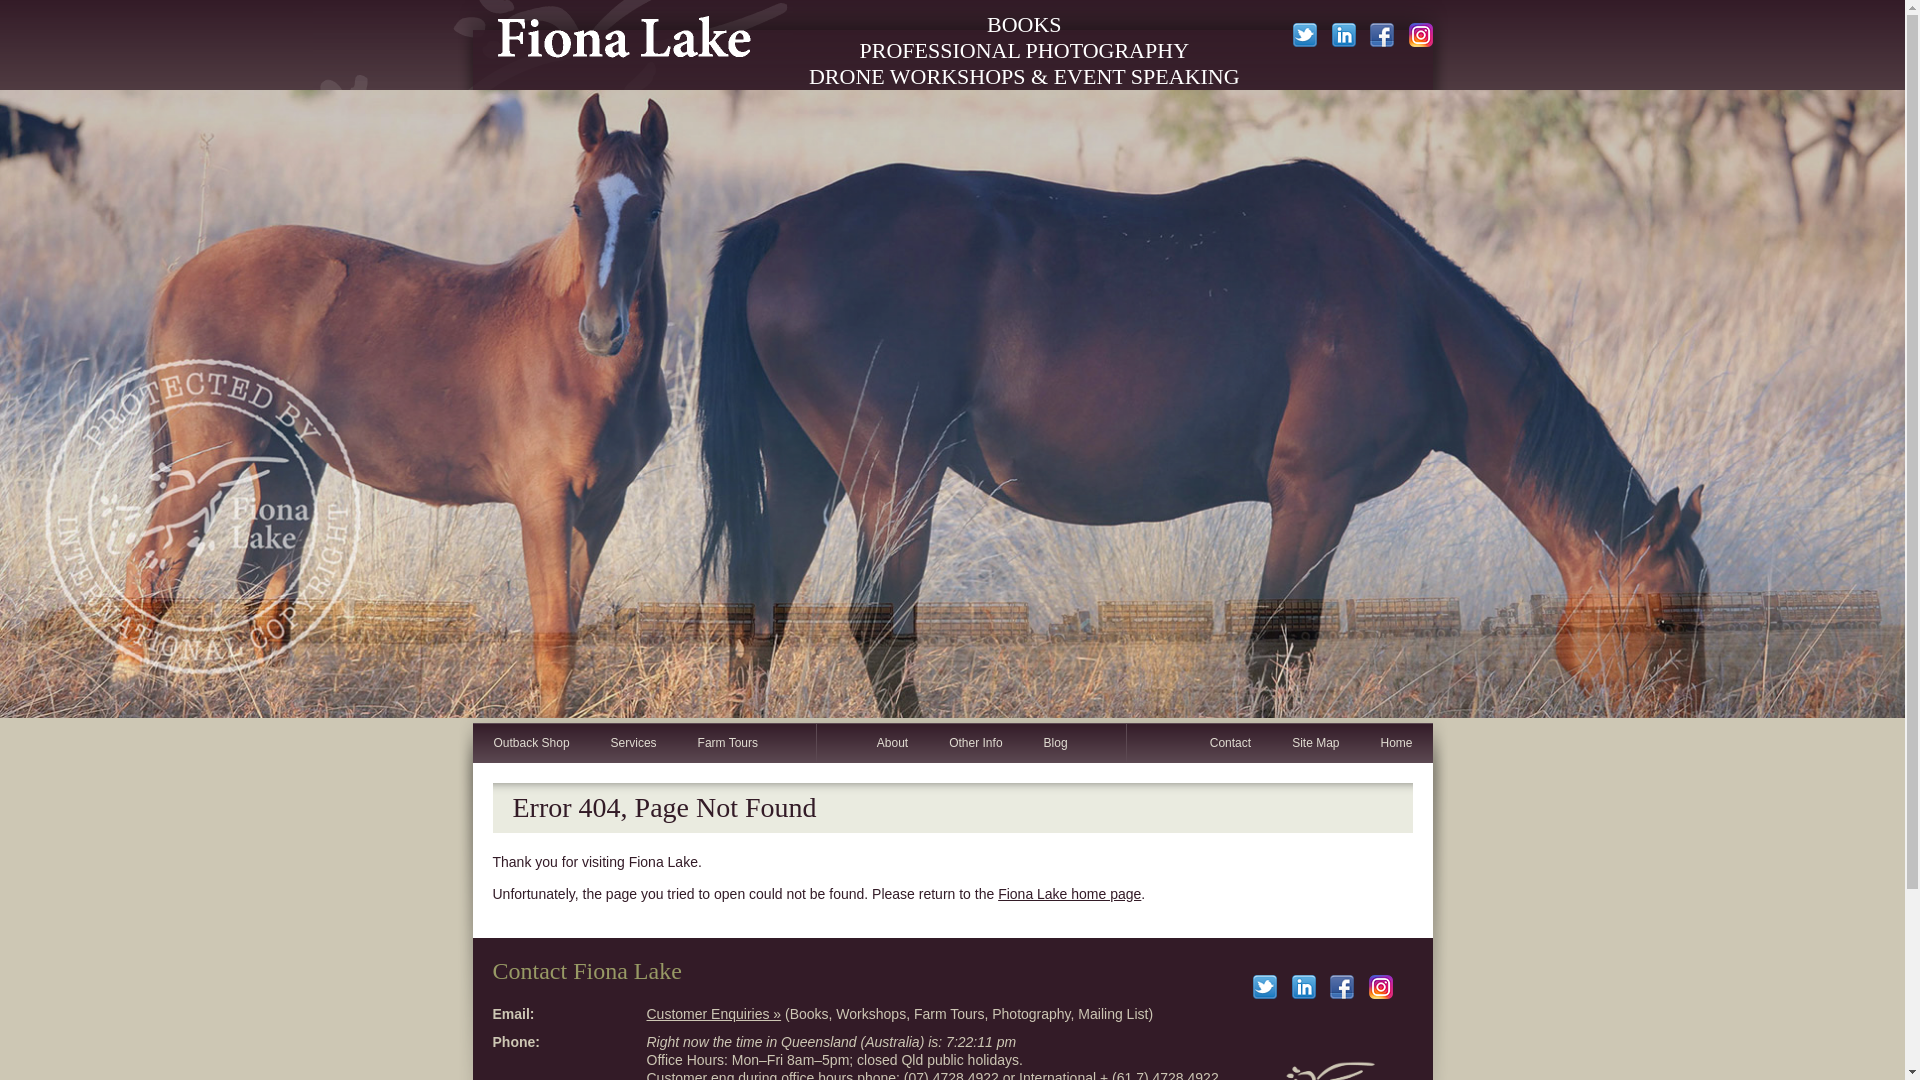 This screenshot has width=1920, height=1080. What do you see at coordinates (1358, 743) in the screenshot?
I see `'Home'` at bounding box center [1358, 743].